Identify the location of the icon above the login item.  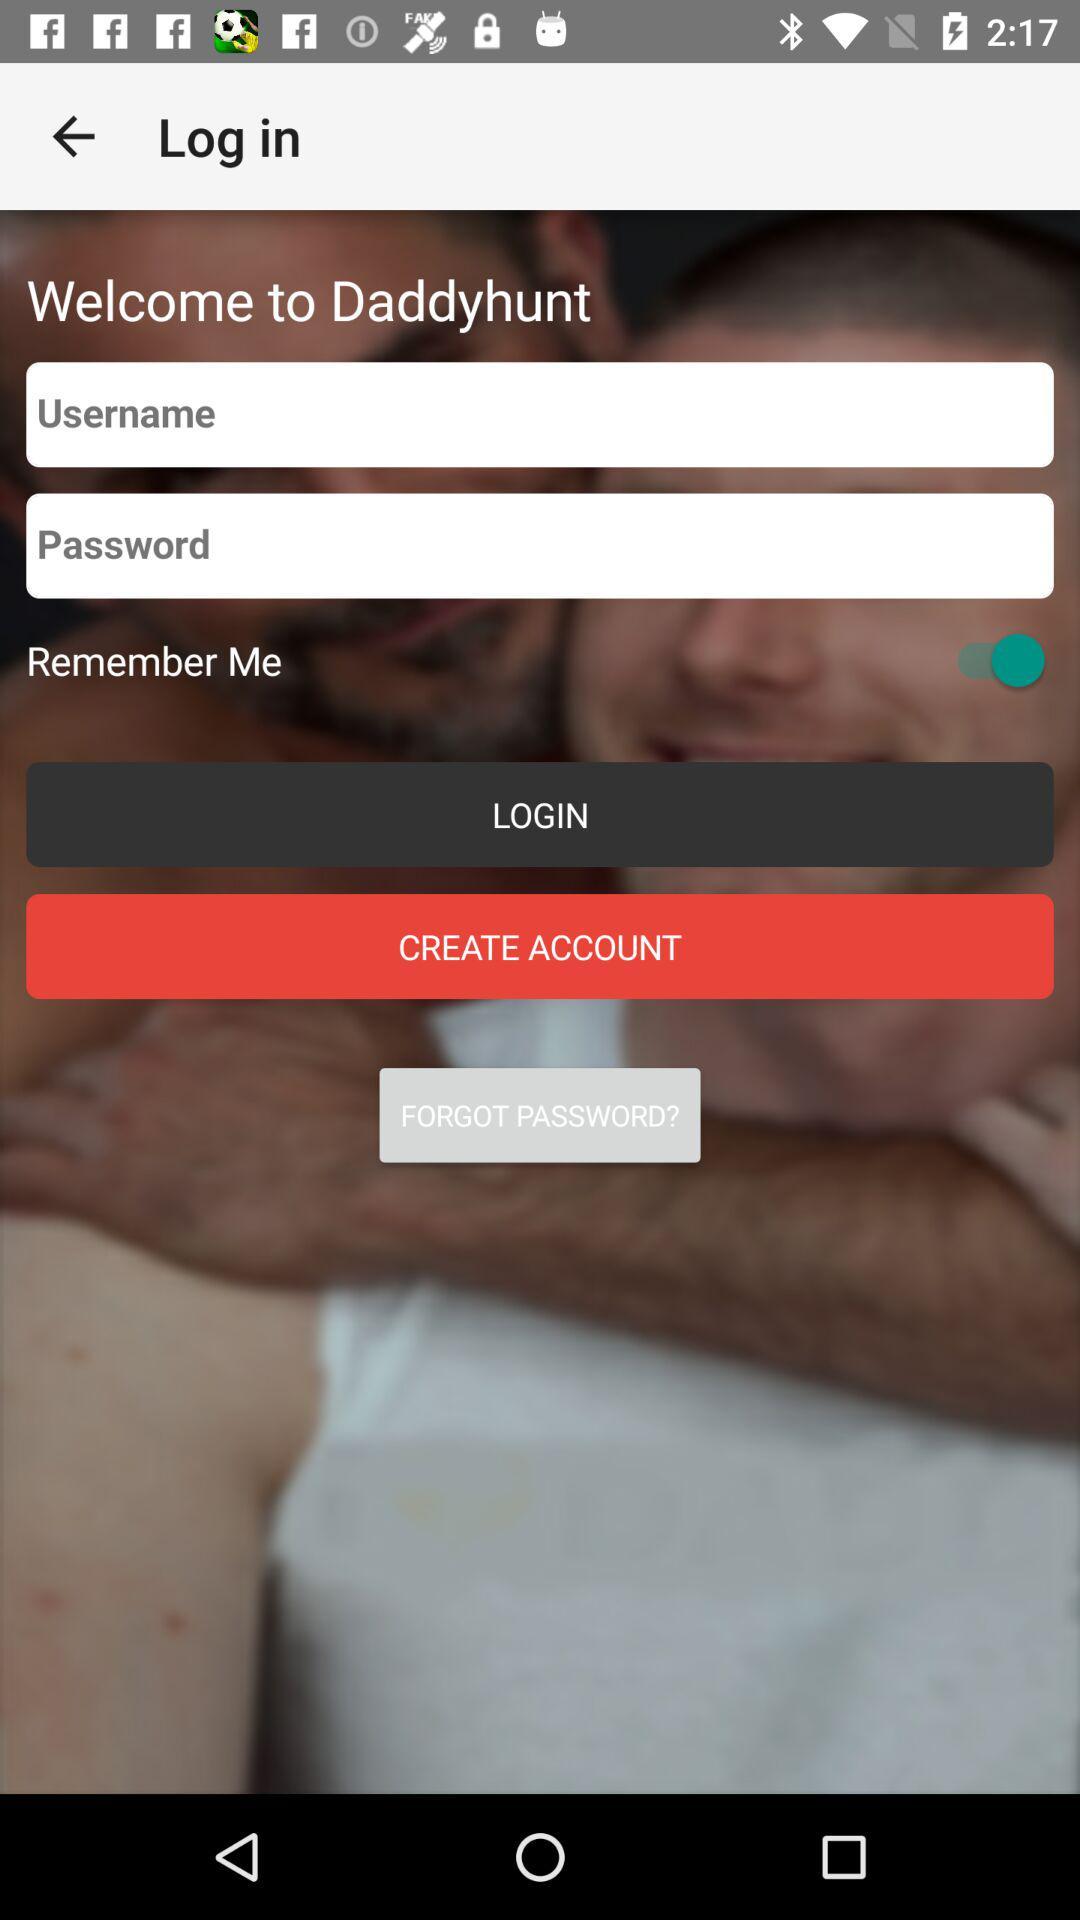
(153, 660).